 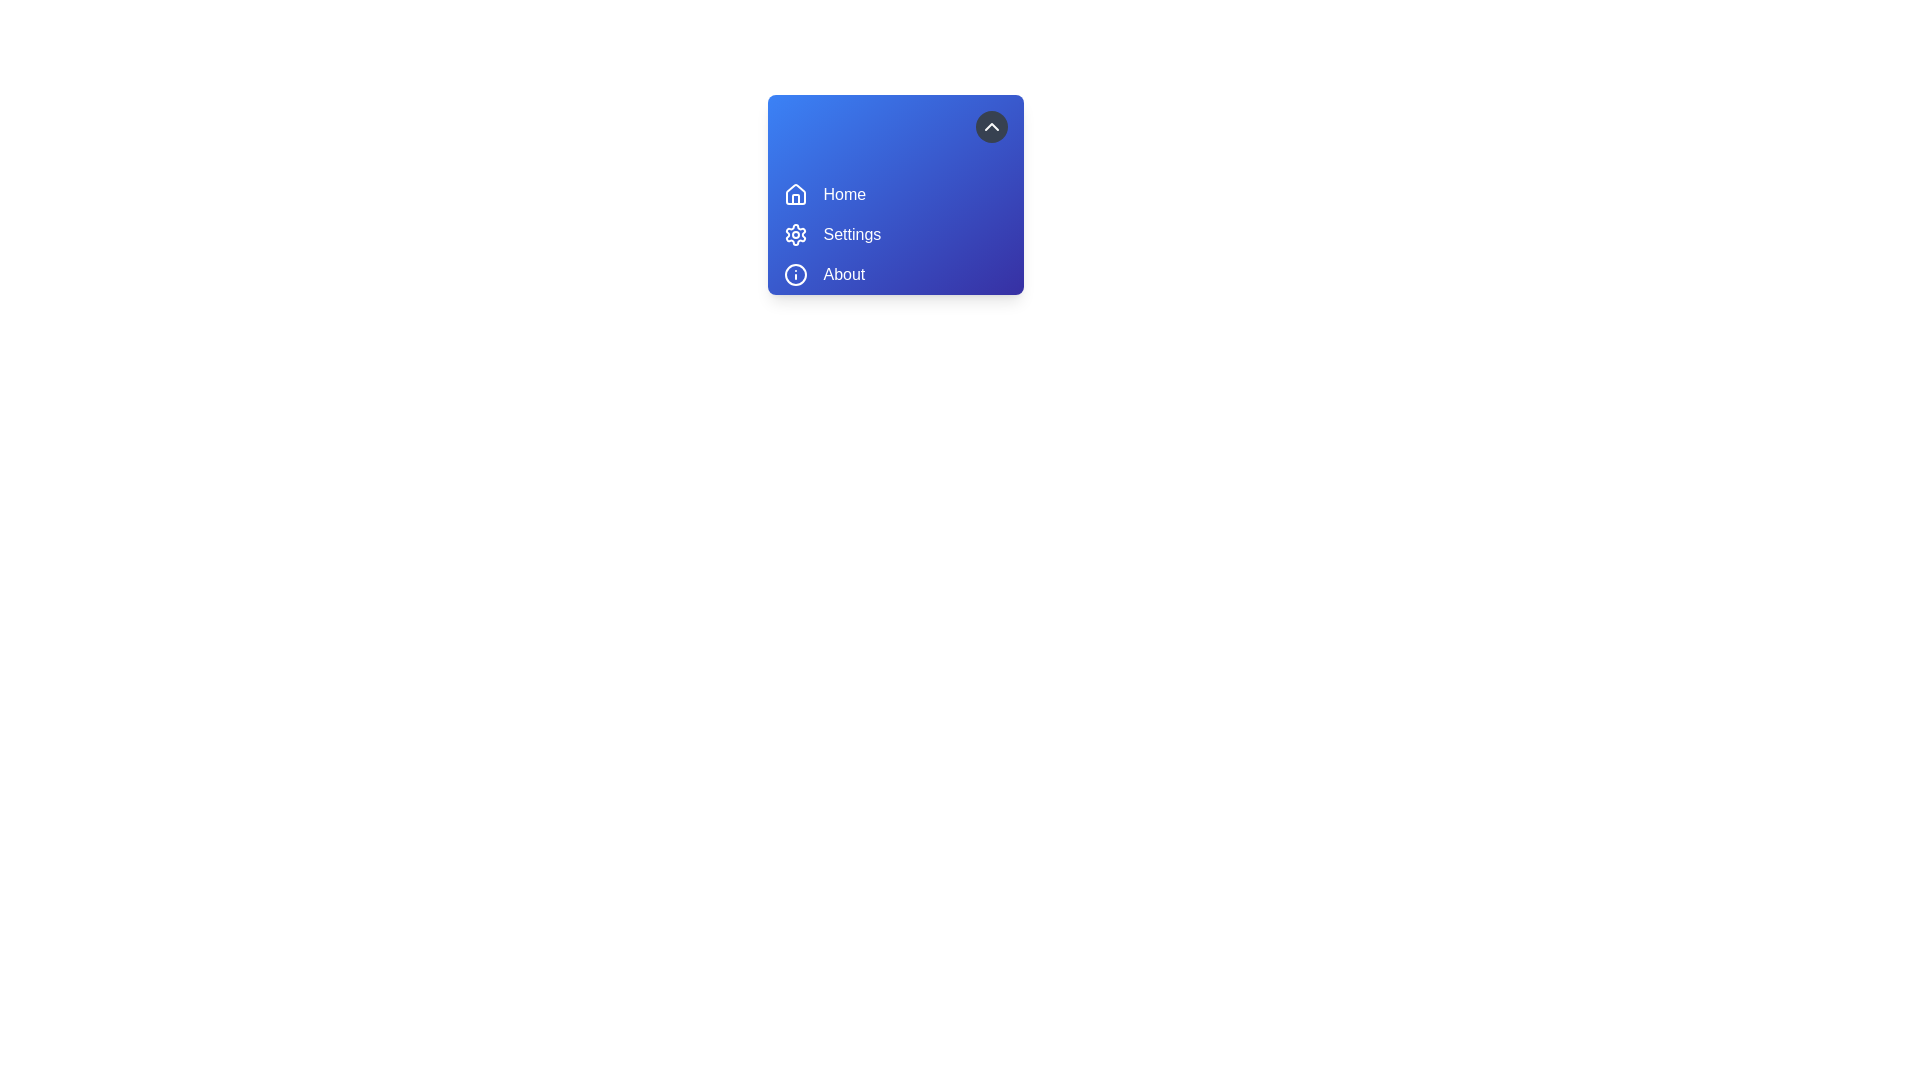 What do you see at coordinates (894, 234) in the screenshot?
I see `the 'Settings' menu item in the vertical sidebar menu` at bounding box center [894, 234].